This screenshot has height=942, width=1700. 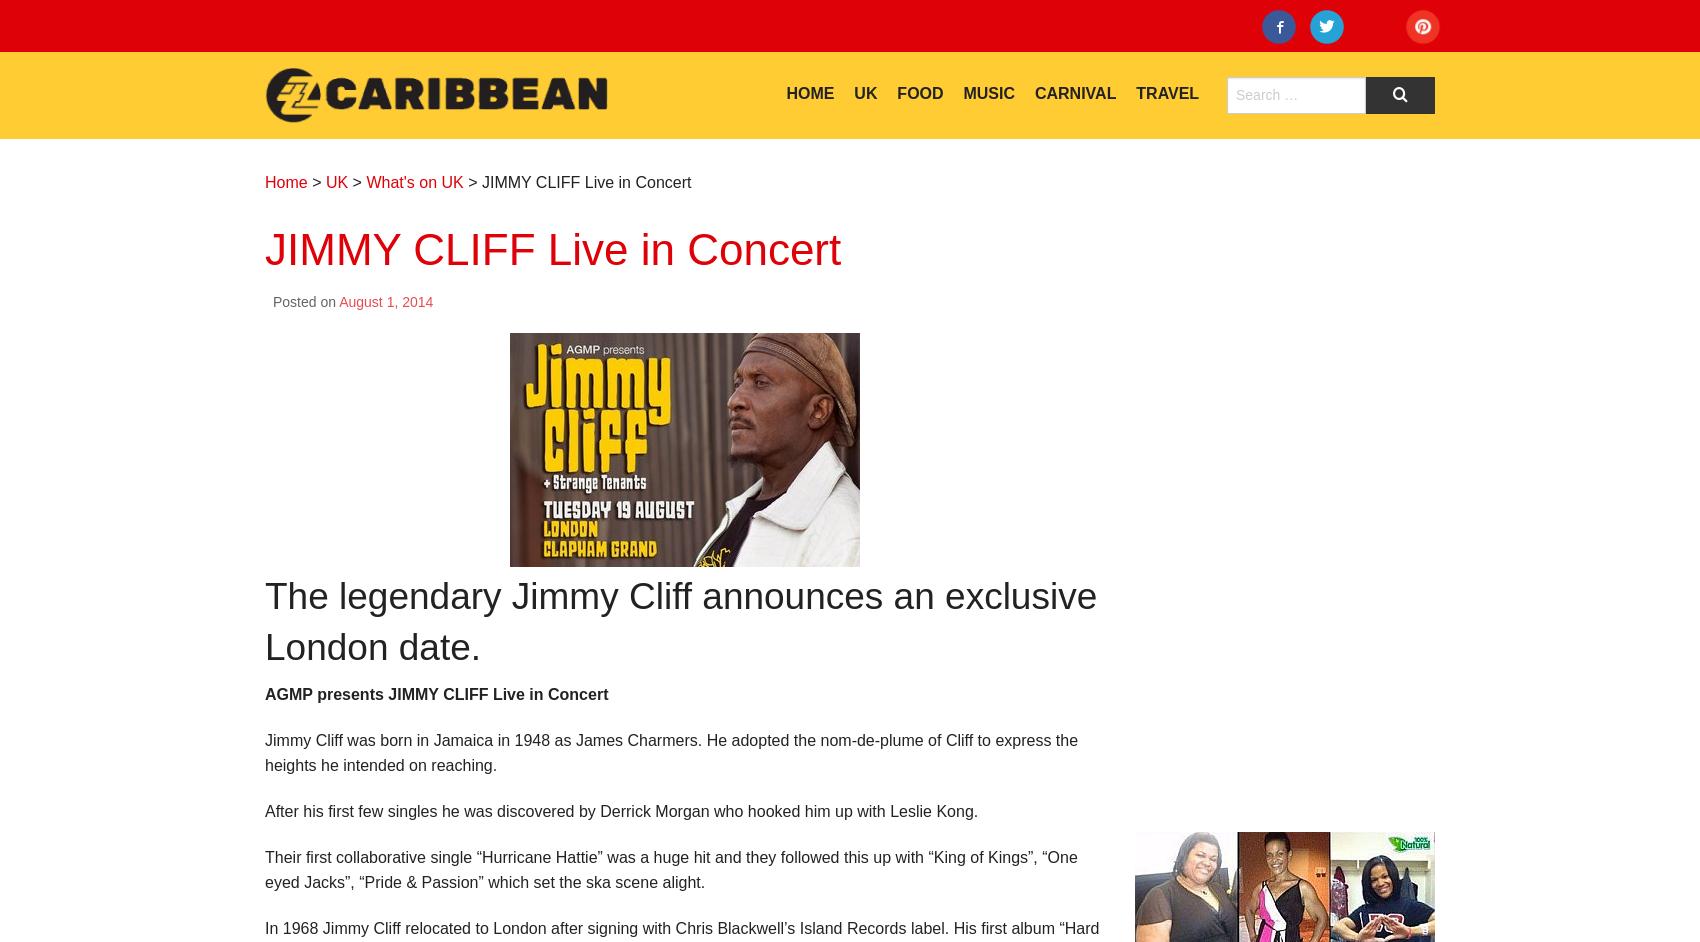 I want to click on 'AGMP presents JIMMY CLIFF Live in Concert', so click(x=265, y=694).